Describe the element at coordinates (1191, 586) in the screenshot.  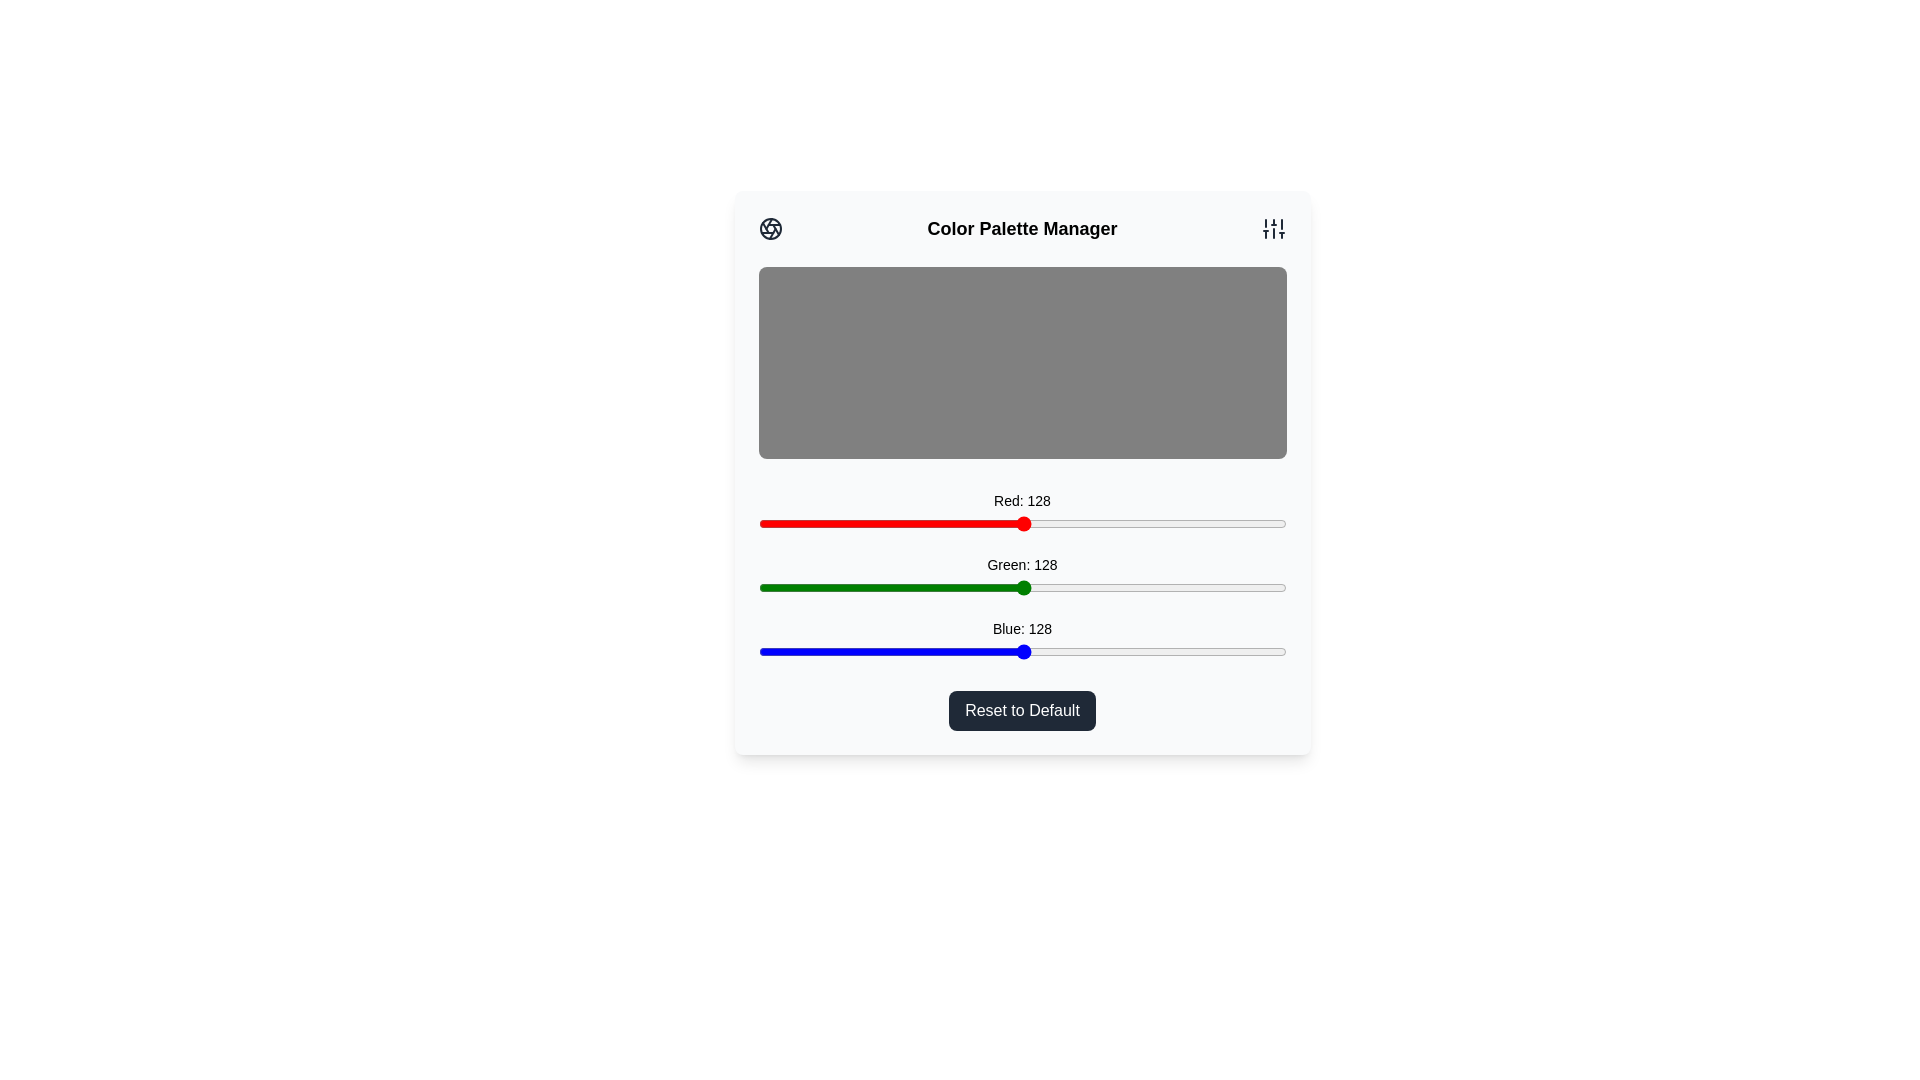
I see `the green slider to set the green intensity to 209` at that location.